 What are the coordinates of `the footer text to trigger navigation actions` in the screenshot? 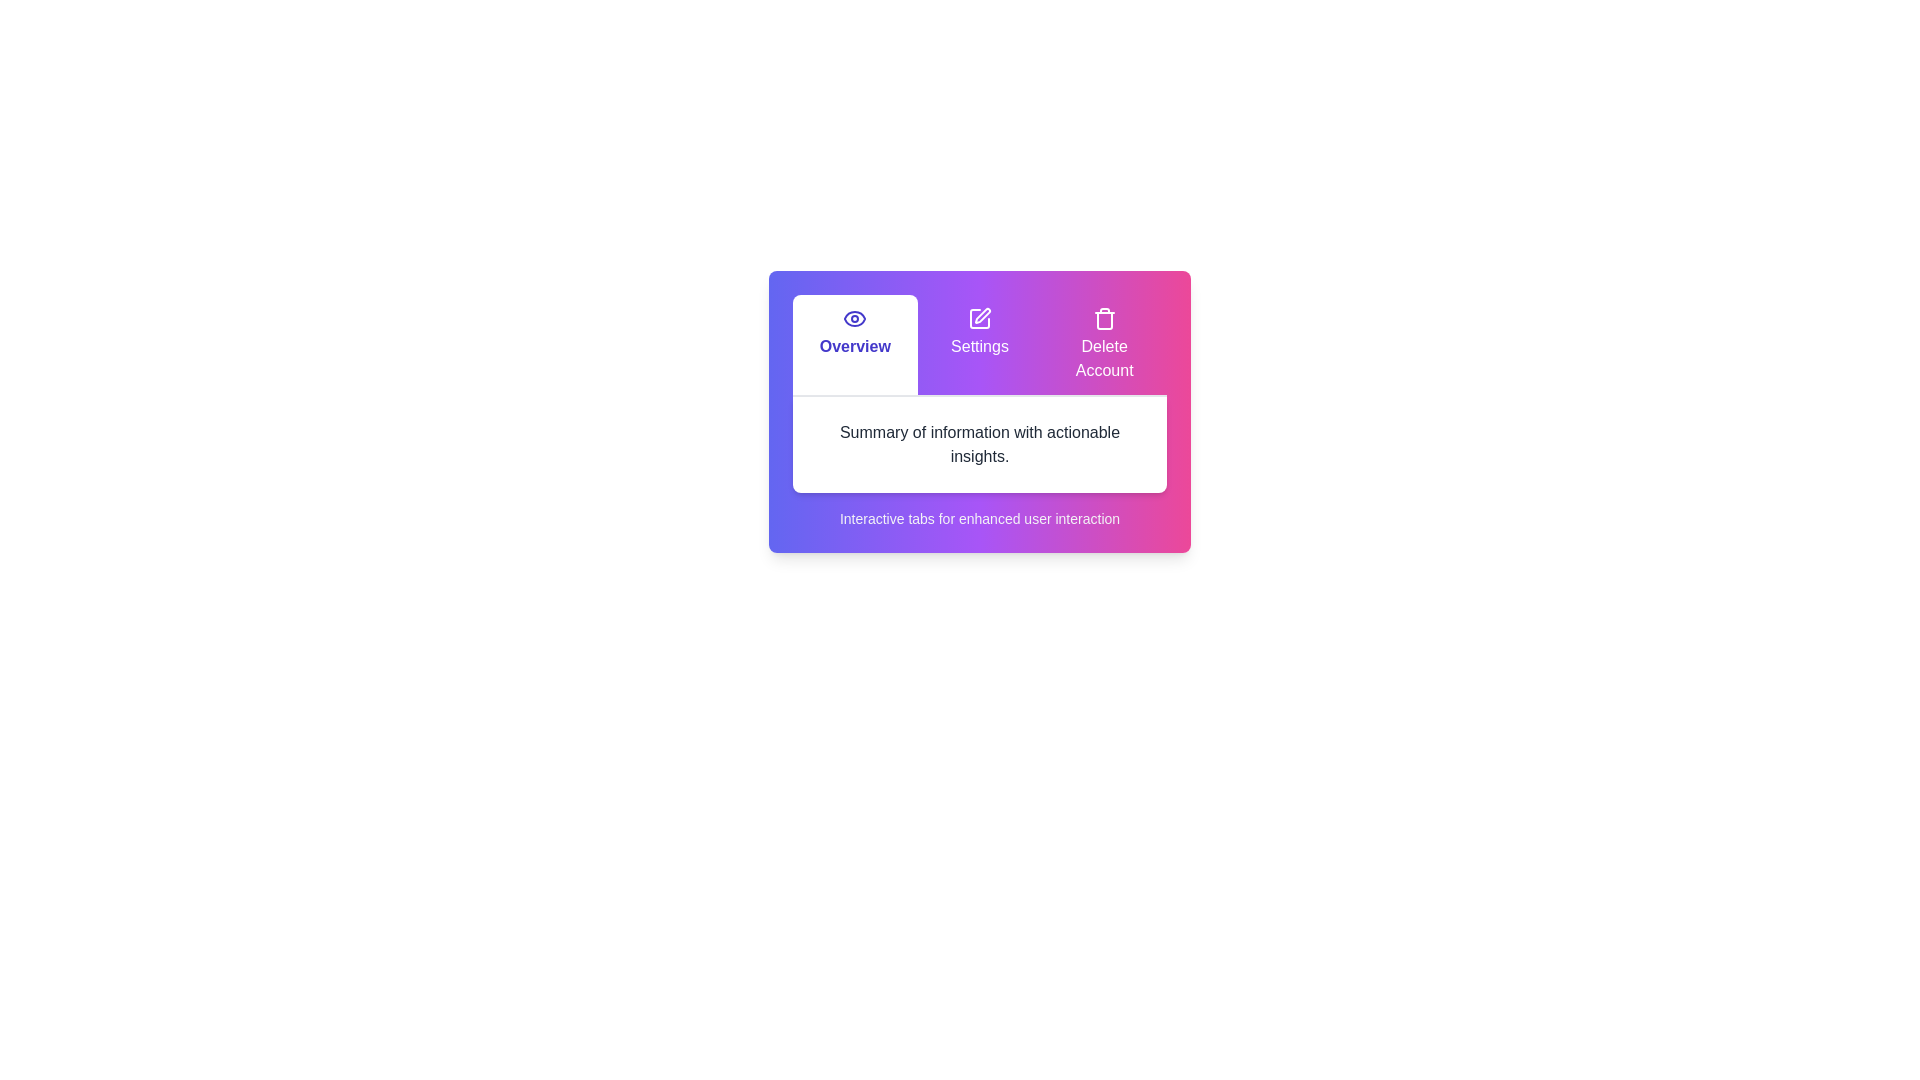 It's located at (979, 518).